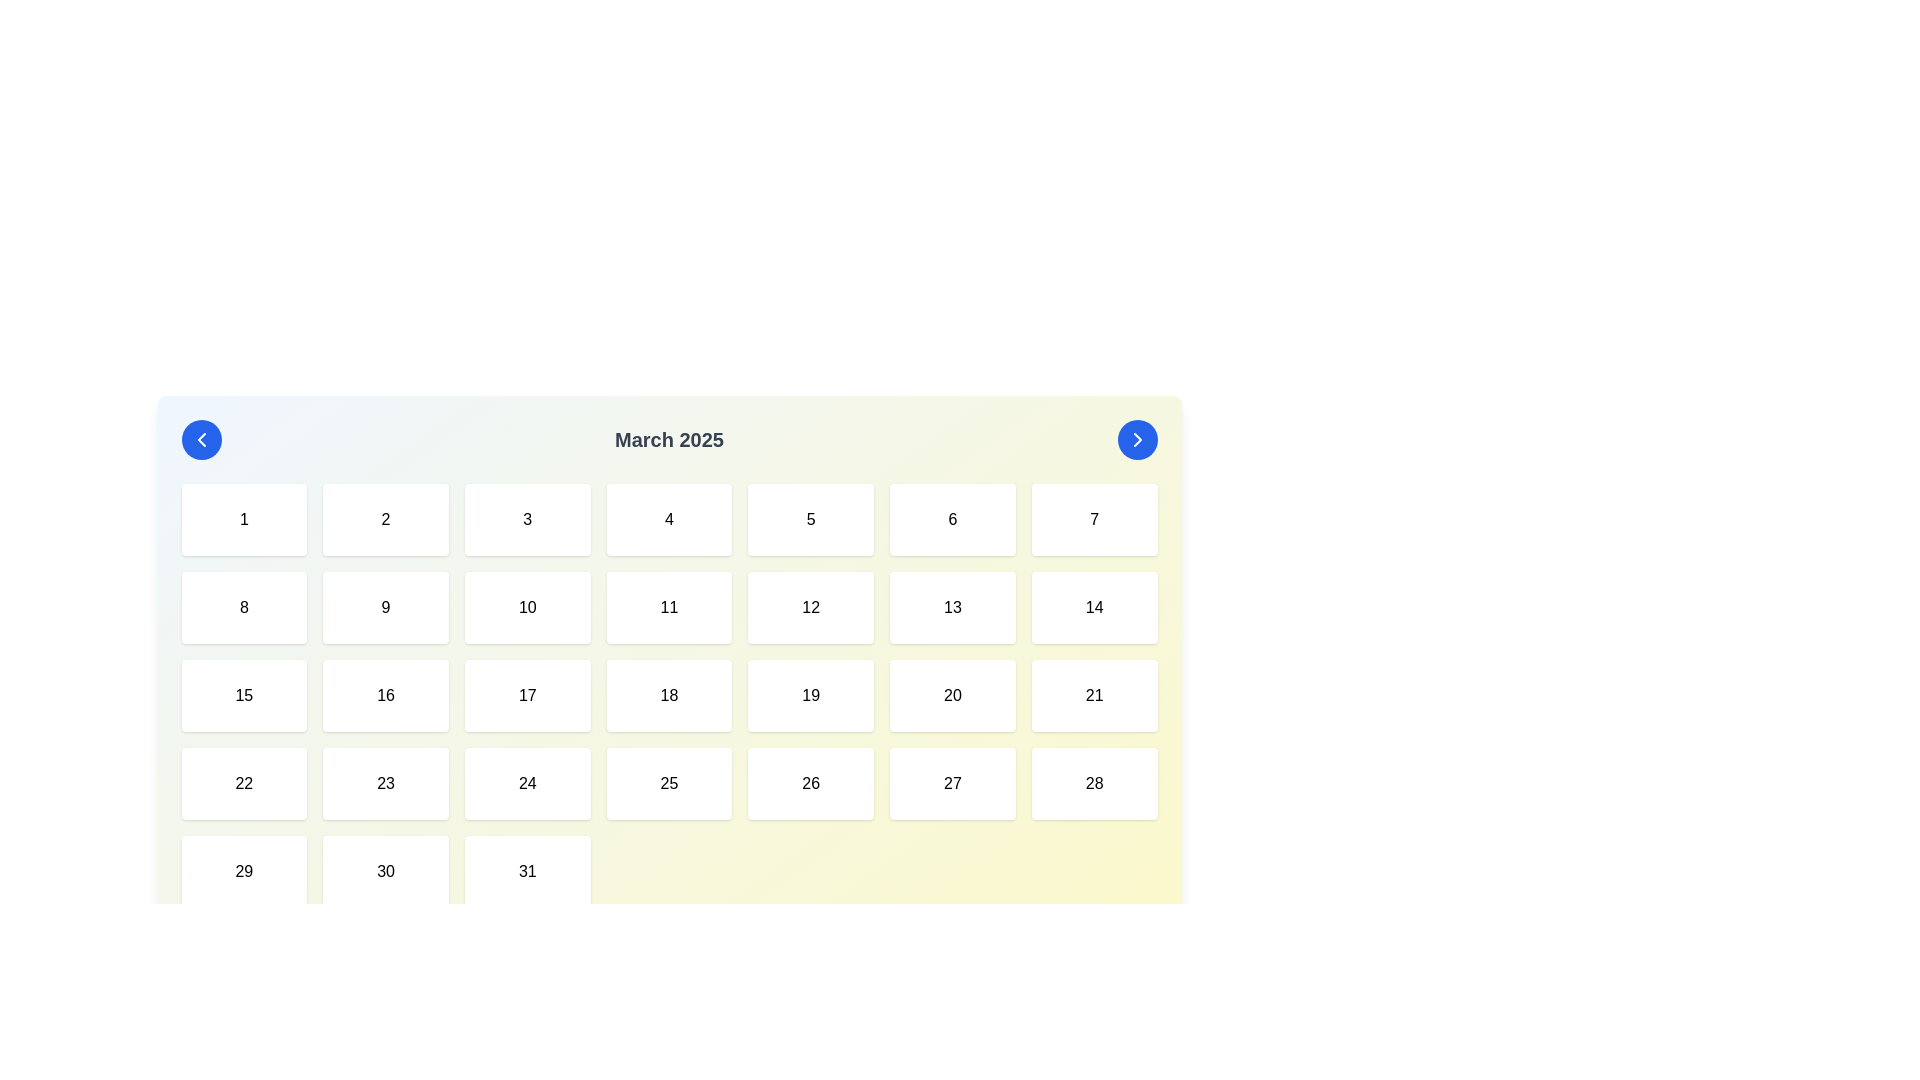  What do you see at coordinates (243, 870) in the screenshot?
I see `the interactive calendar date element displaying the number '29', located` at bounding box center [243, 870].